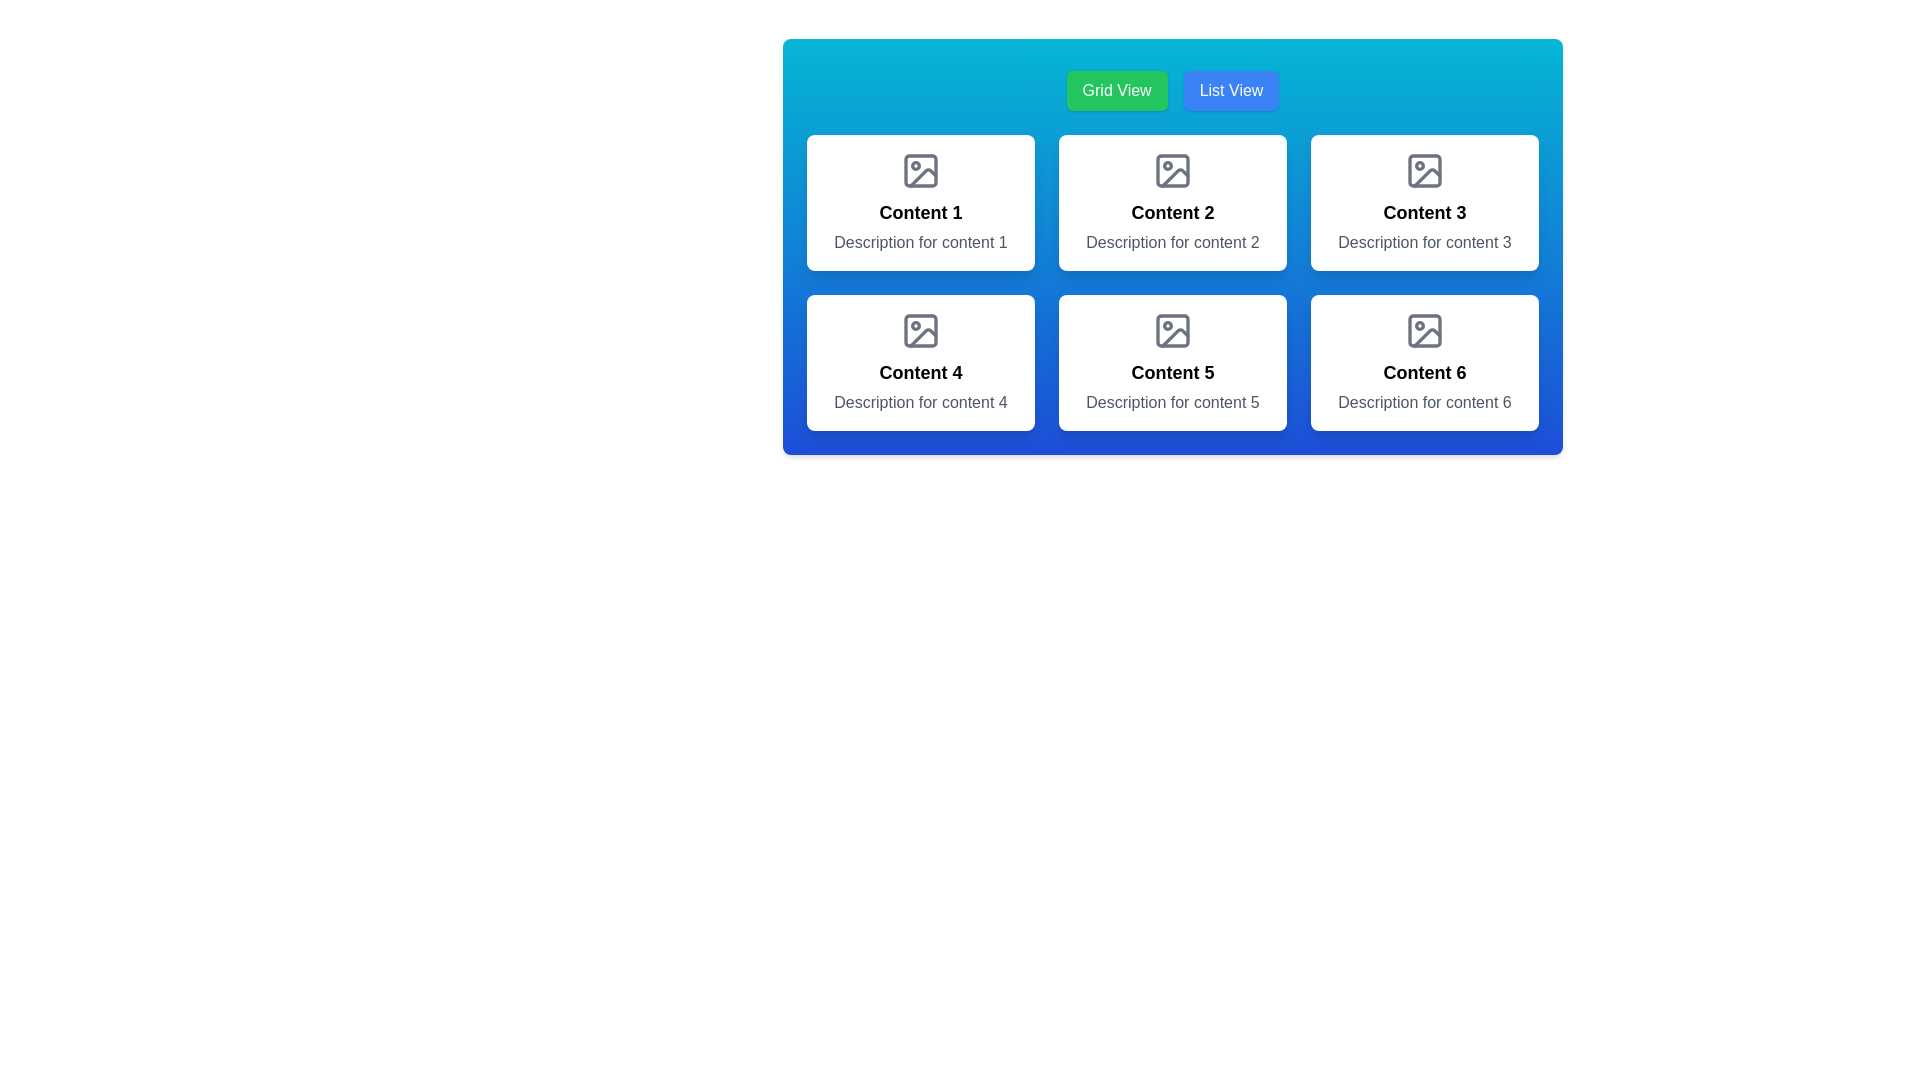 This screenshot has height=1080, width=1920. What do you see at coordinates (1424, 362) in the screenshot?
I see `the icon located in the top section of the Content Card displaying 'Content 6' and 'Description for content 6'` at bounding box center [1424, 362].